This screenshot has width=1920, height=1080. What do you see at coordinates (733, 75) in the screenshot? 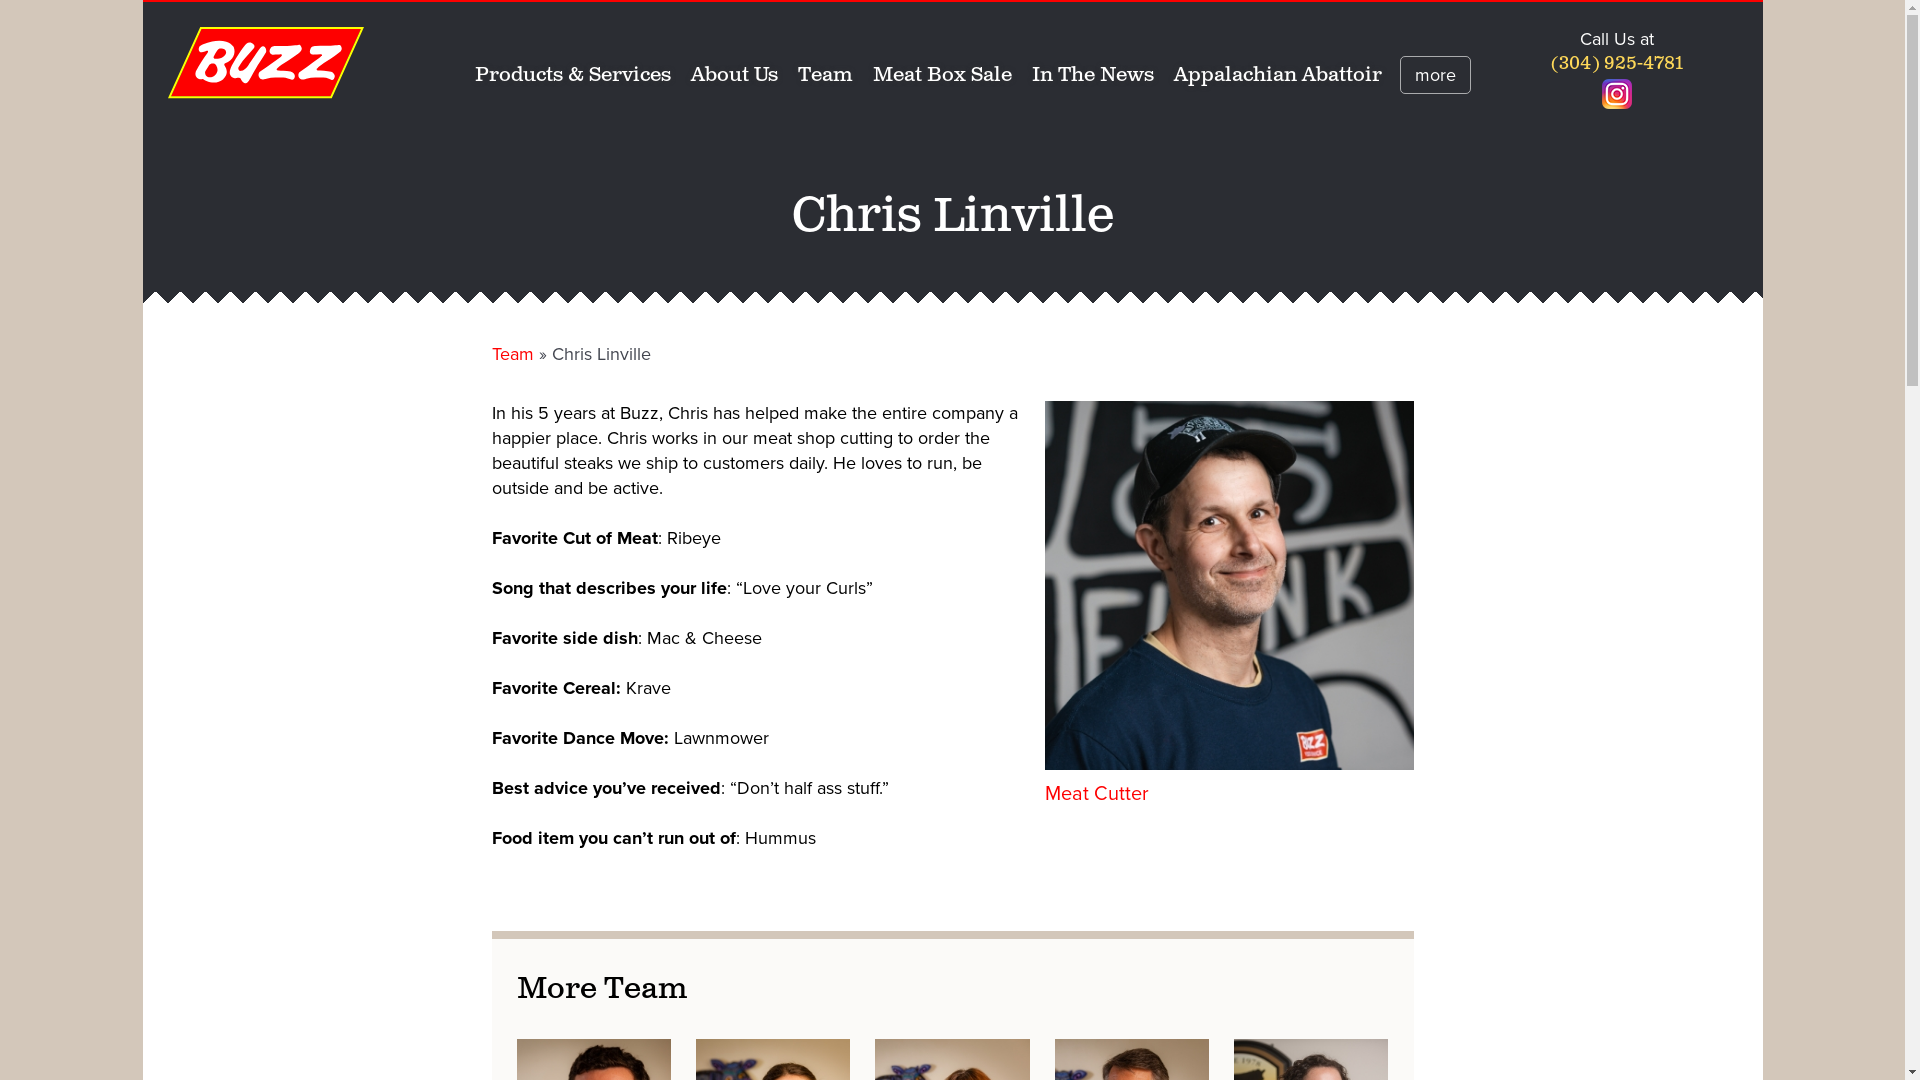
I see `'About Us'` at bounding box center [733, 75].